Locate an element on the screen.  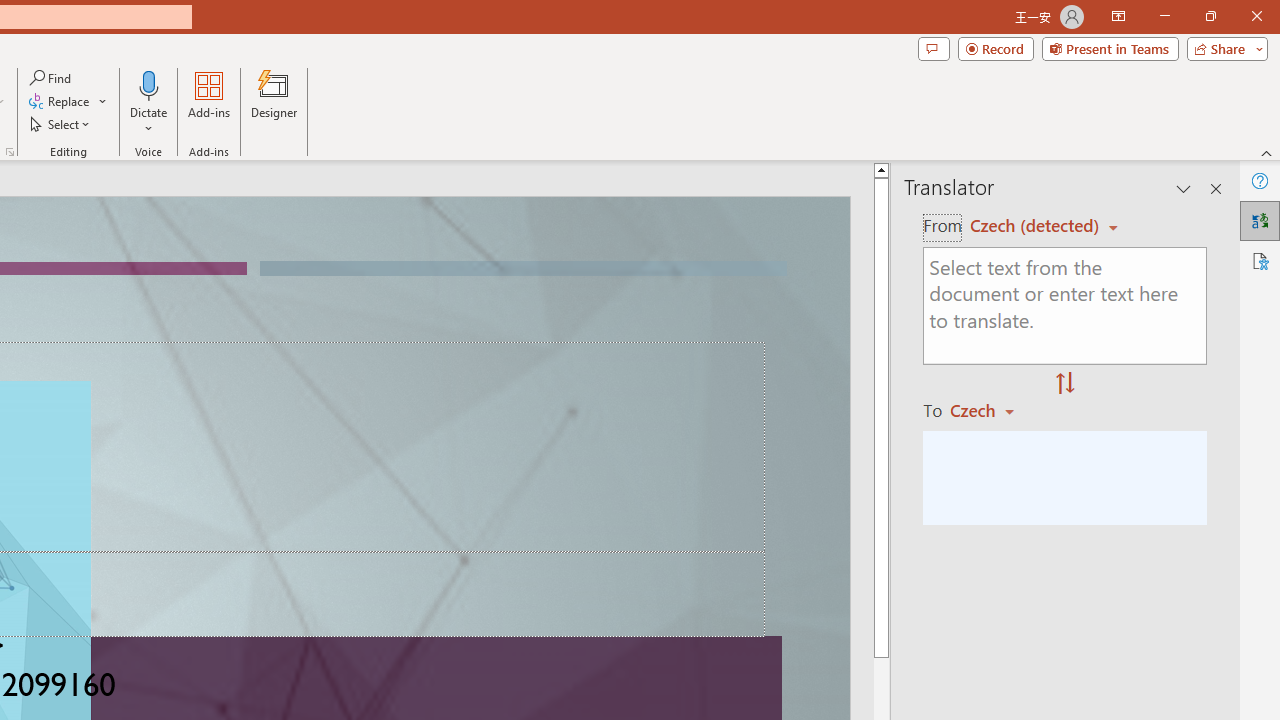
'Select' is located at coordinates (61, 124).